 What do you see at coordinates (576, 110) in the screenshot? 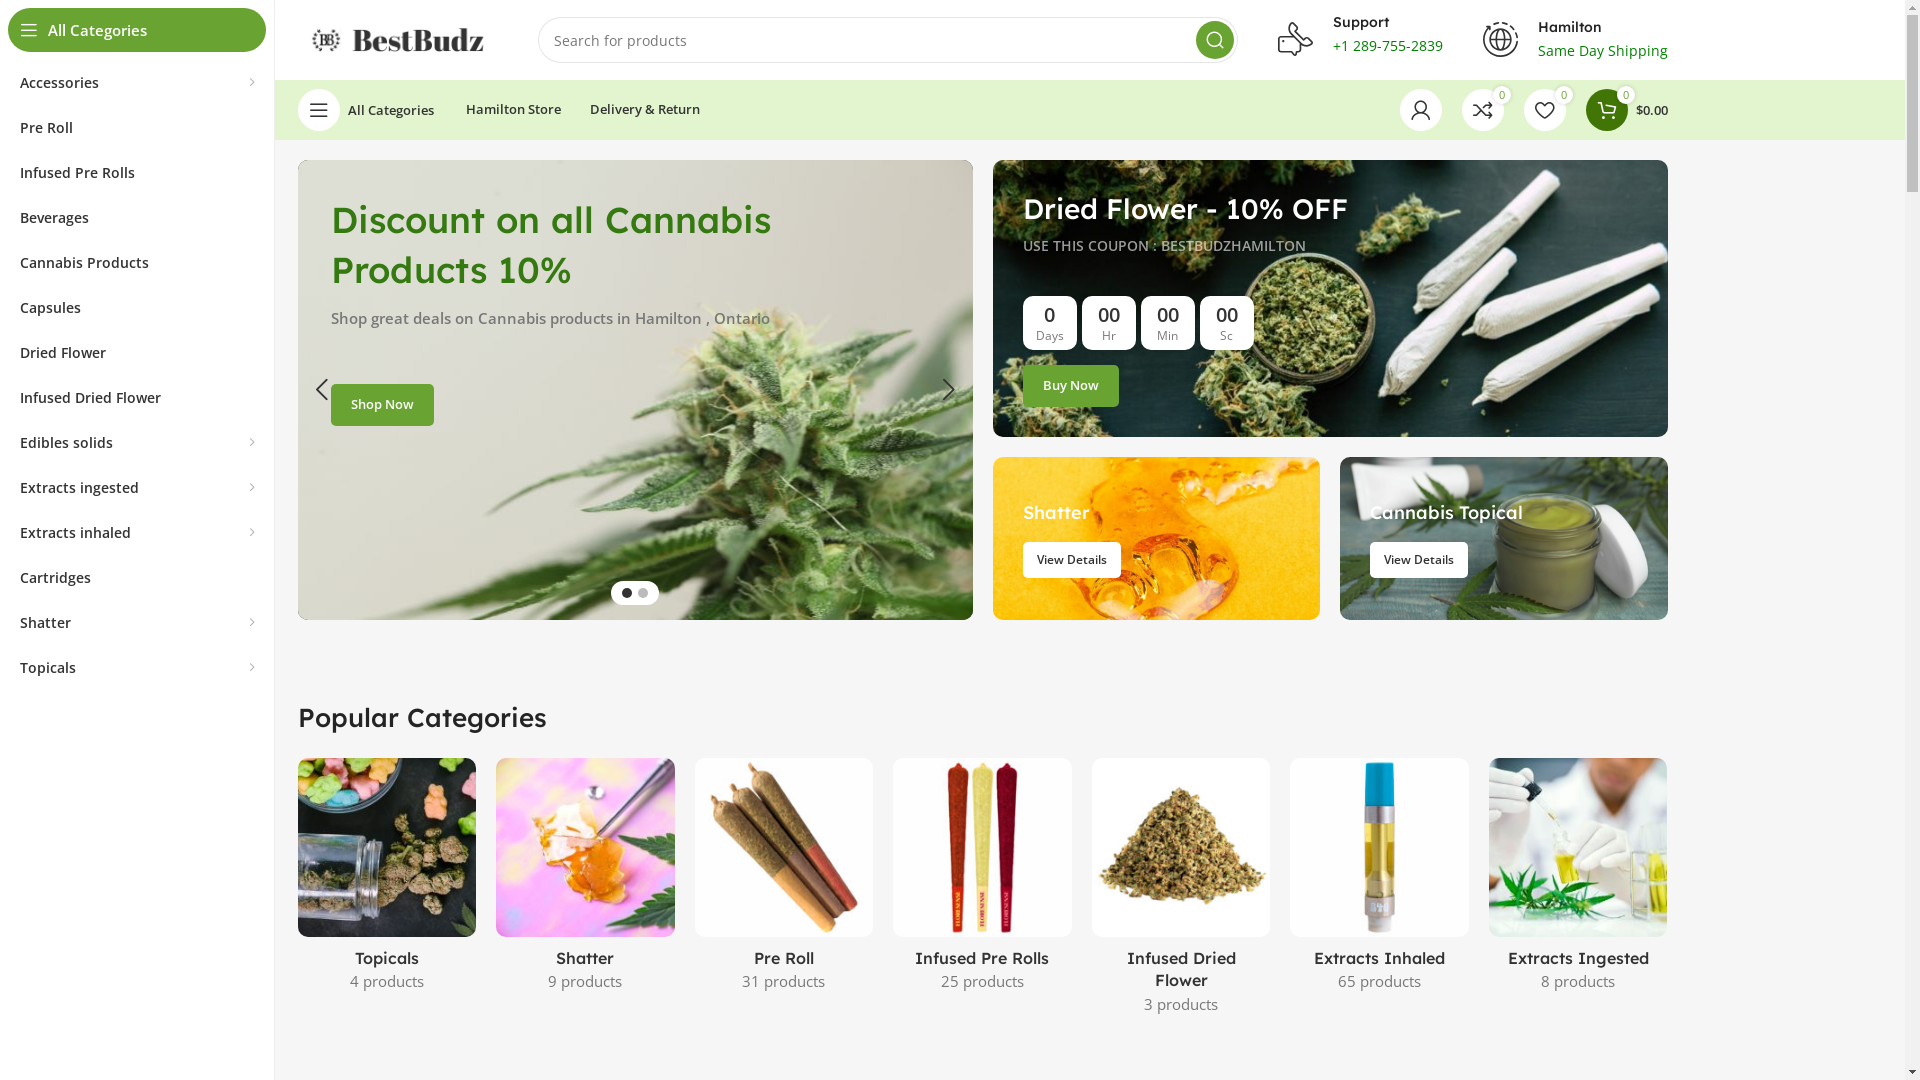
I see `'Delivery & Return'` at bounding box center [576, 110].